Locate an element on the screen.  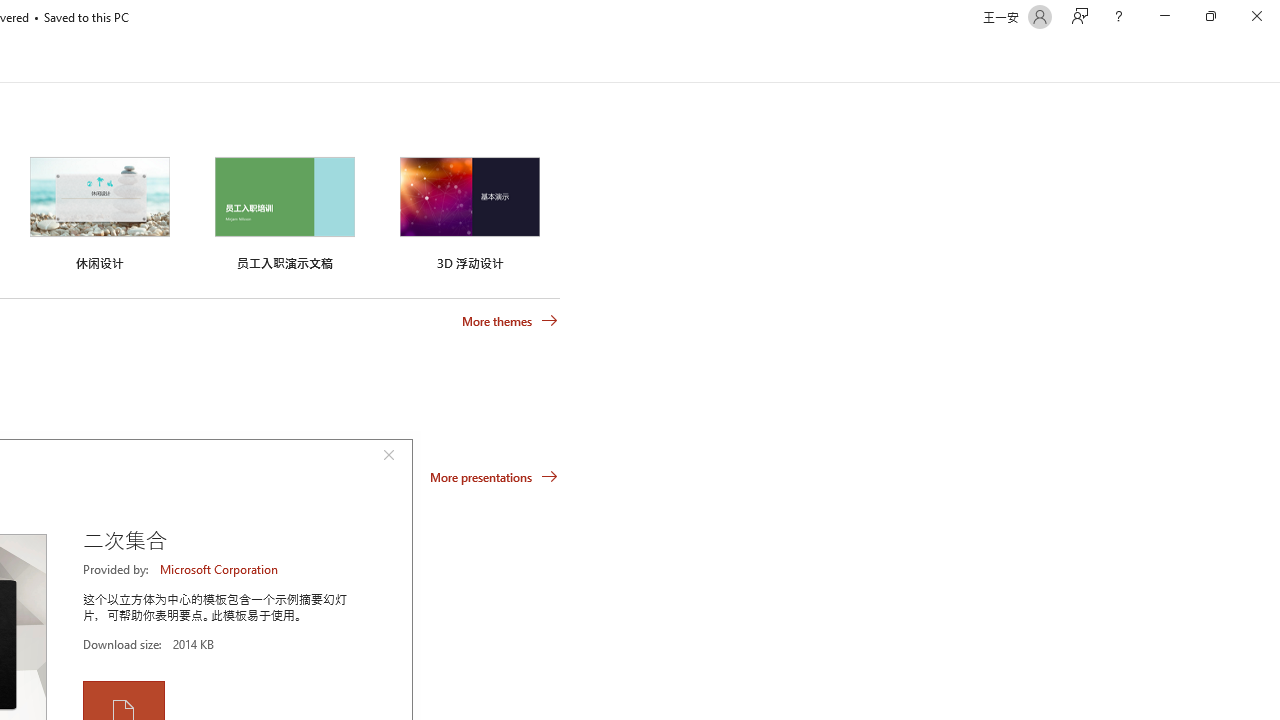
'More themes' is located at coordinates (510, 320).